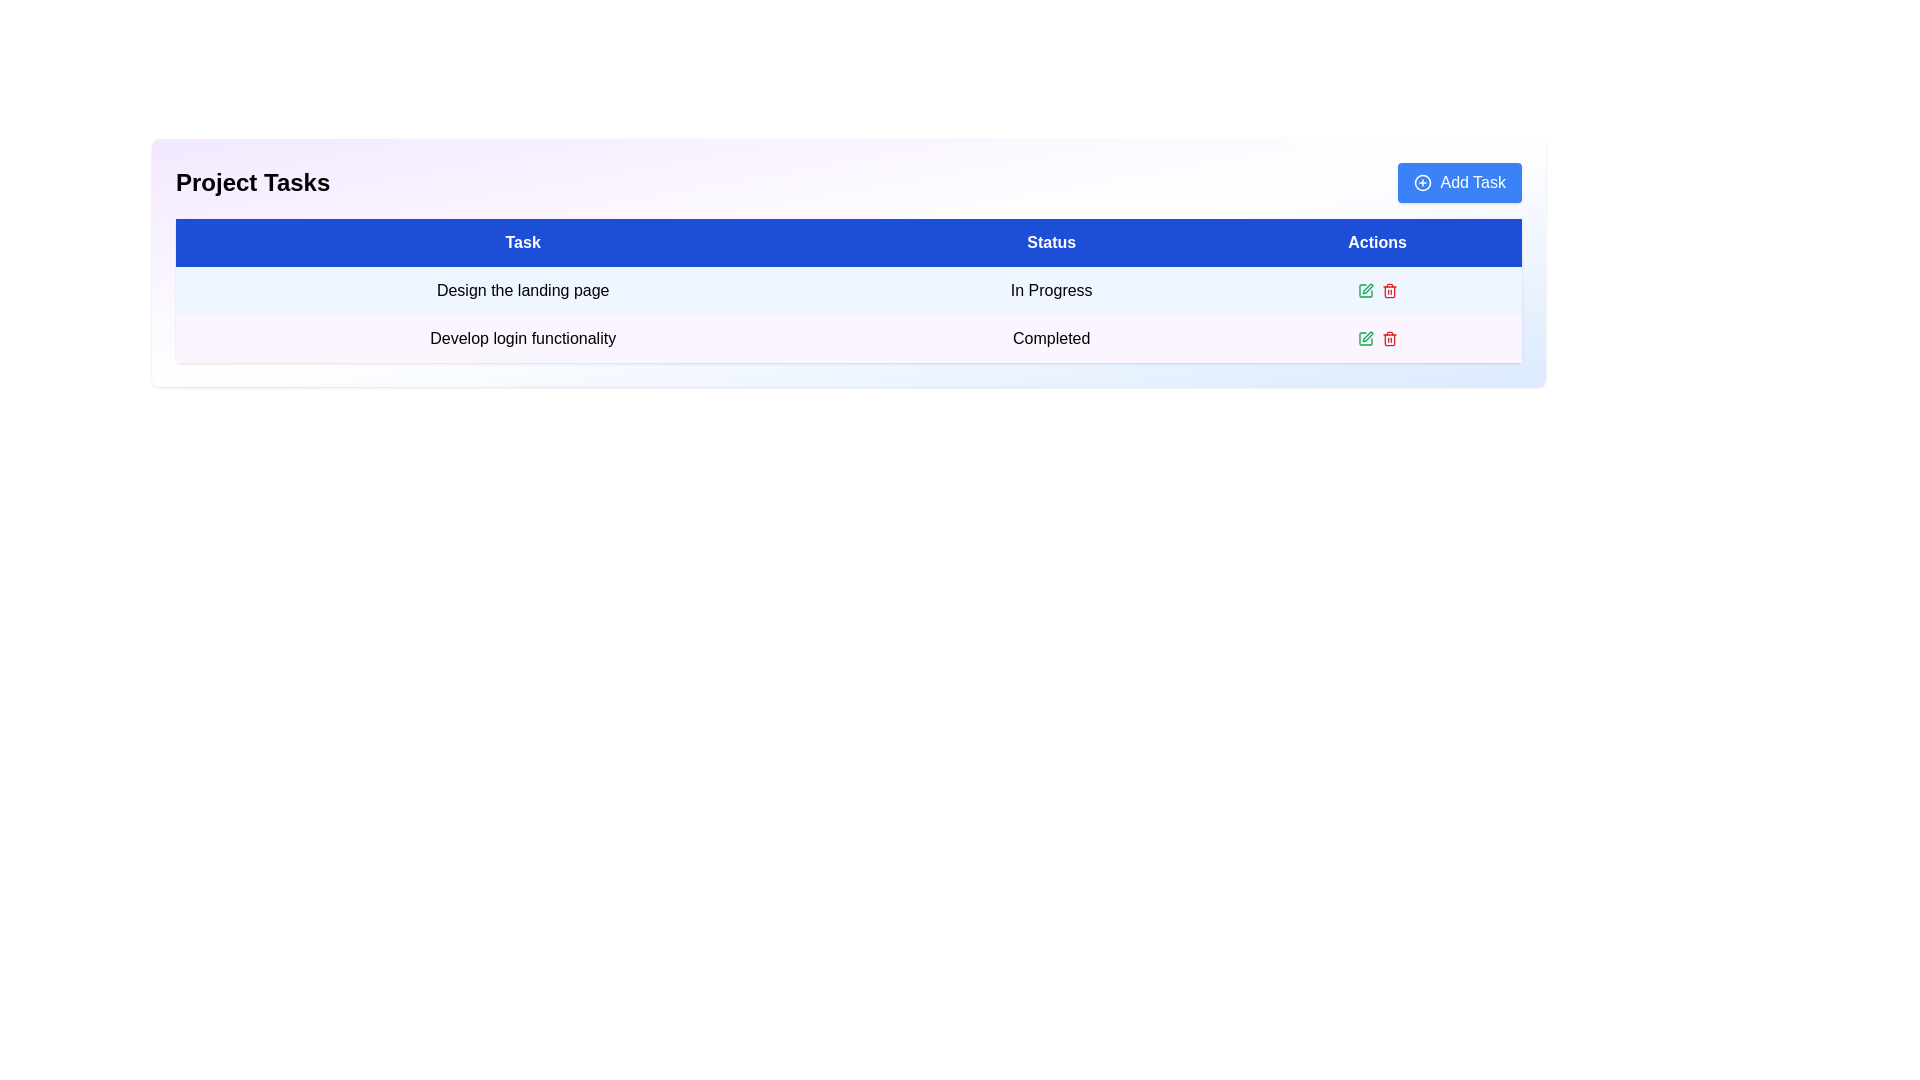 The height and width of the screenshot is (1080, 1920). Describe the element at coordinates (1050, 338) in the screenshot. I see `the text label displaying 'Completed' in the second row of the table under the 'Status' column, which has a light purple background` at that location.